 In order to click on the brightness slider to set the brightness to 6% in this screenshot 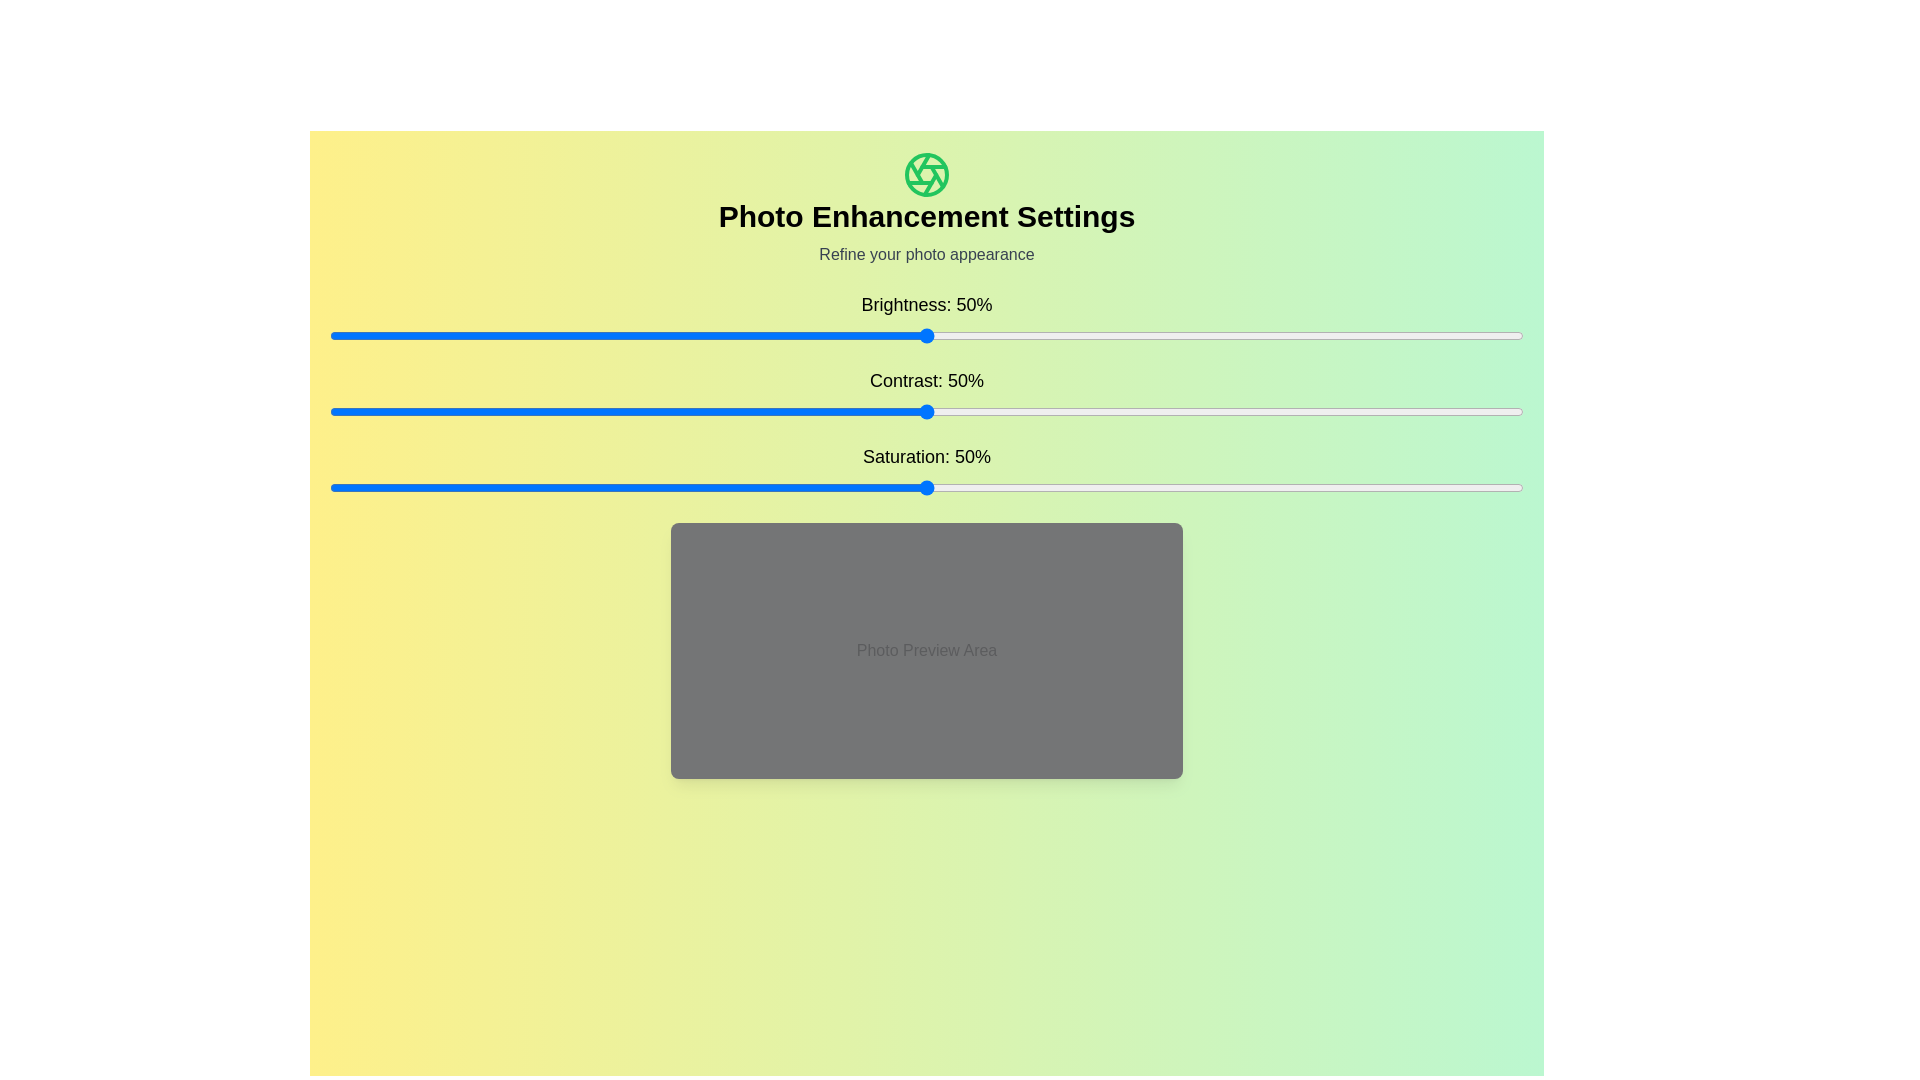, I will do `click(400, 334)`.